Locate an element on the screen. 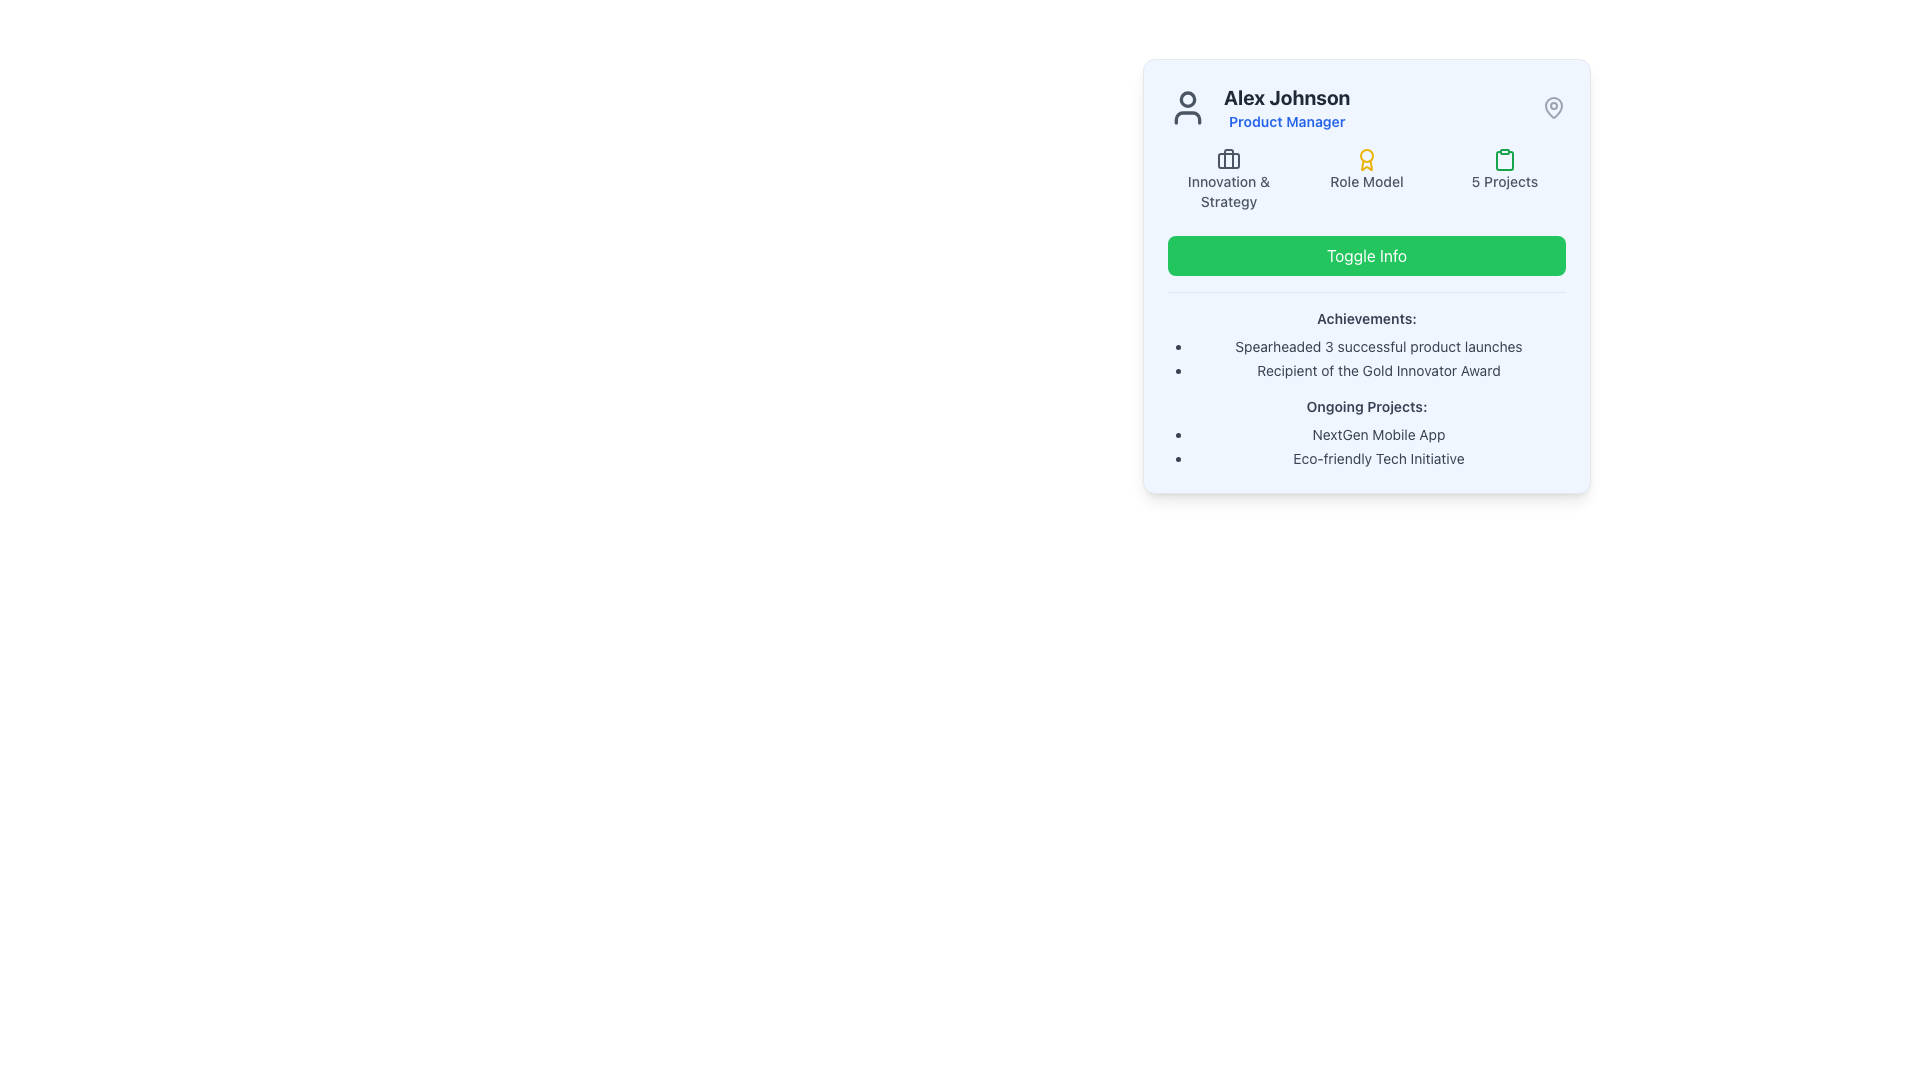  the text 'Eco-friendly Tech Initiative' which is the second item in the bullet-point list under the 'Ongoing Projects' heading in the blue-tinted panel is located at coordinates (1377, 459).